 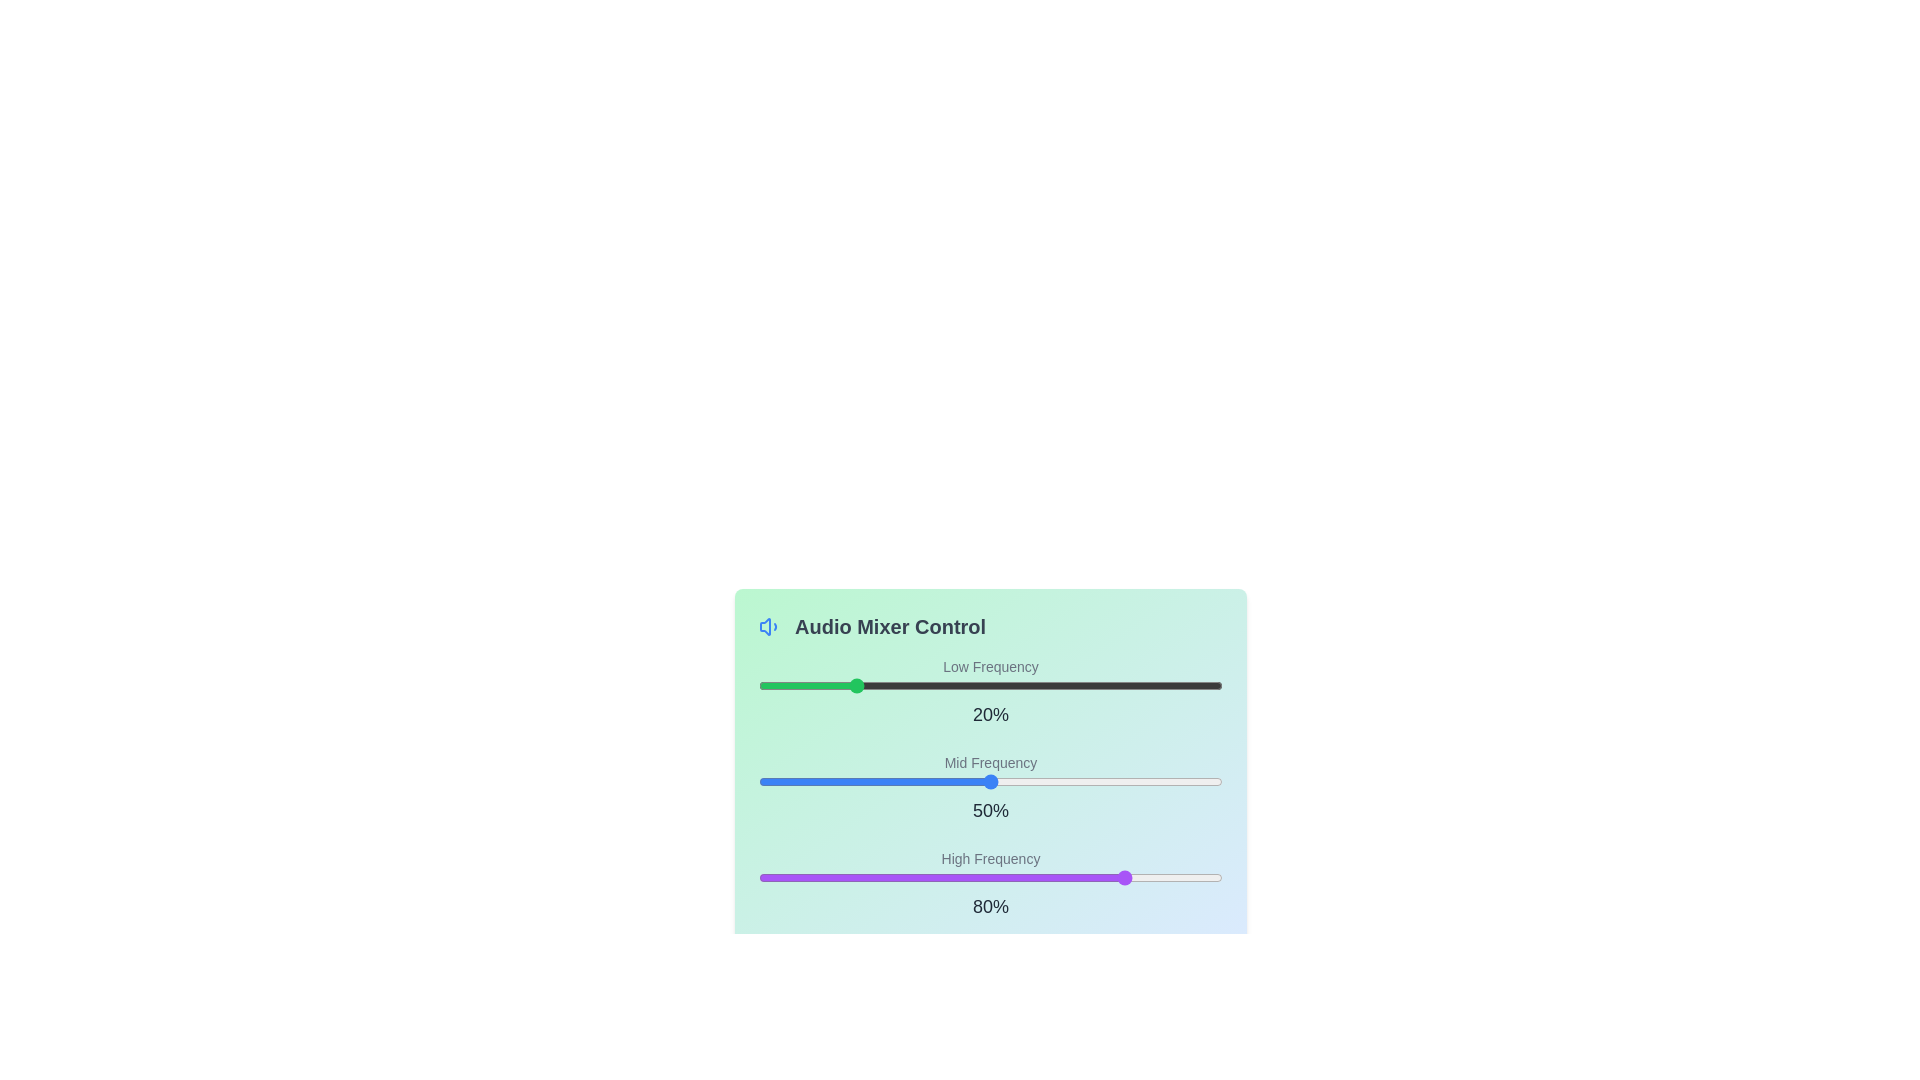 I want to click on the 'High Frequency' slider control, so click(x=990, y=883).